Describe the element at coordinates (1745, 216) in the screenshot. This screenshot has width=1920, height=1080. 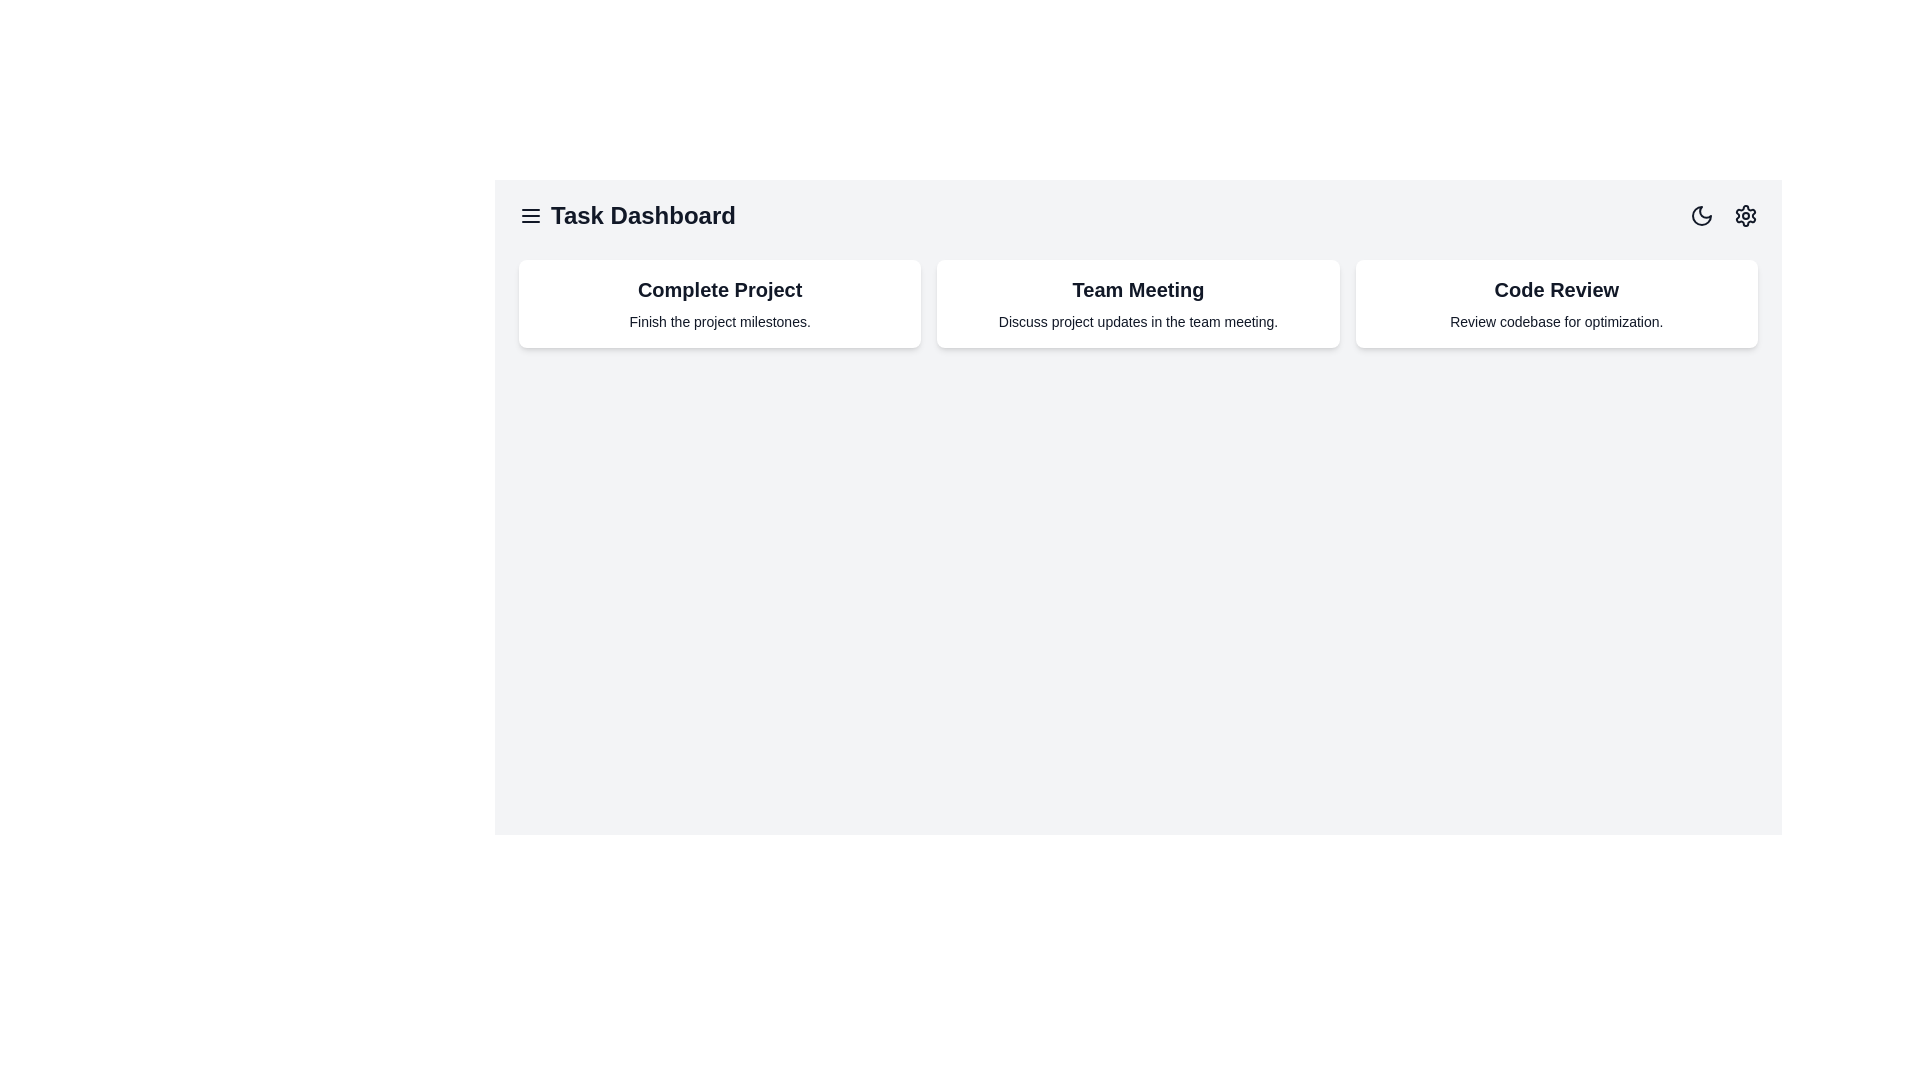
I see `the settings icon located at the top-right of the application interface` at that location.